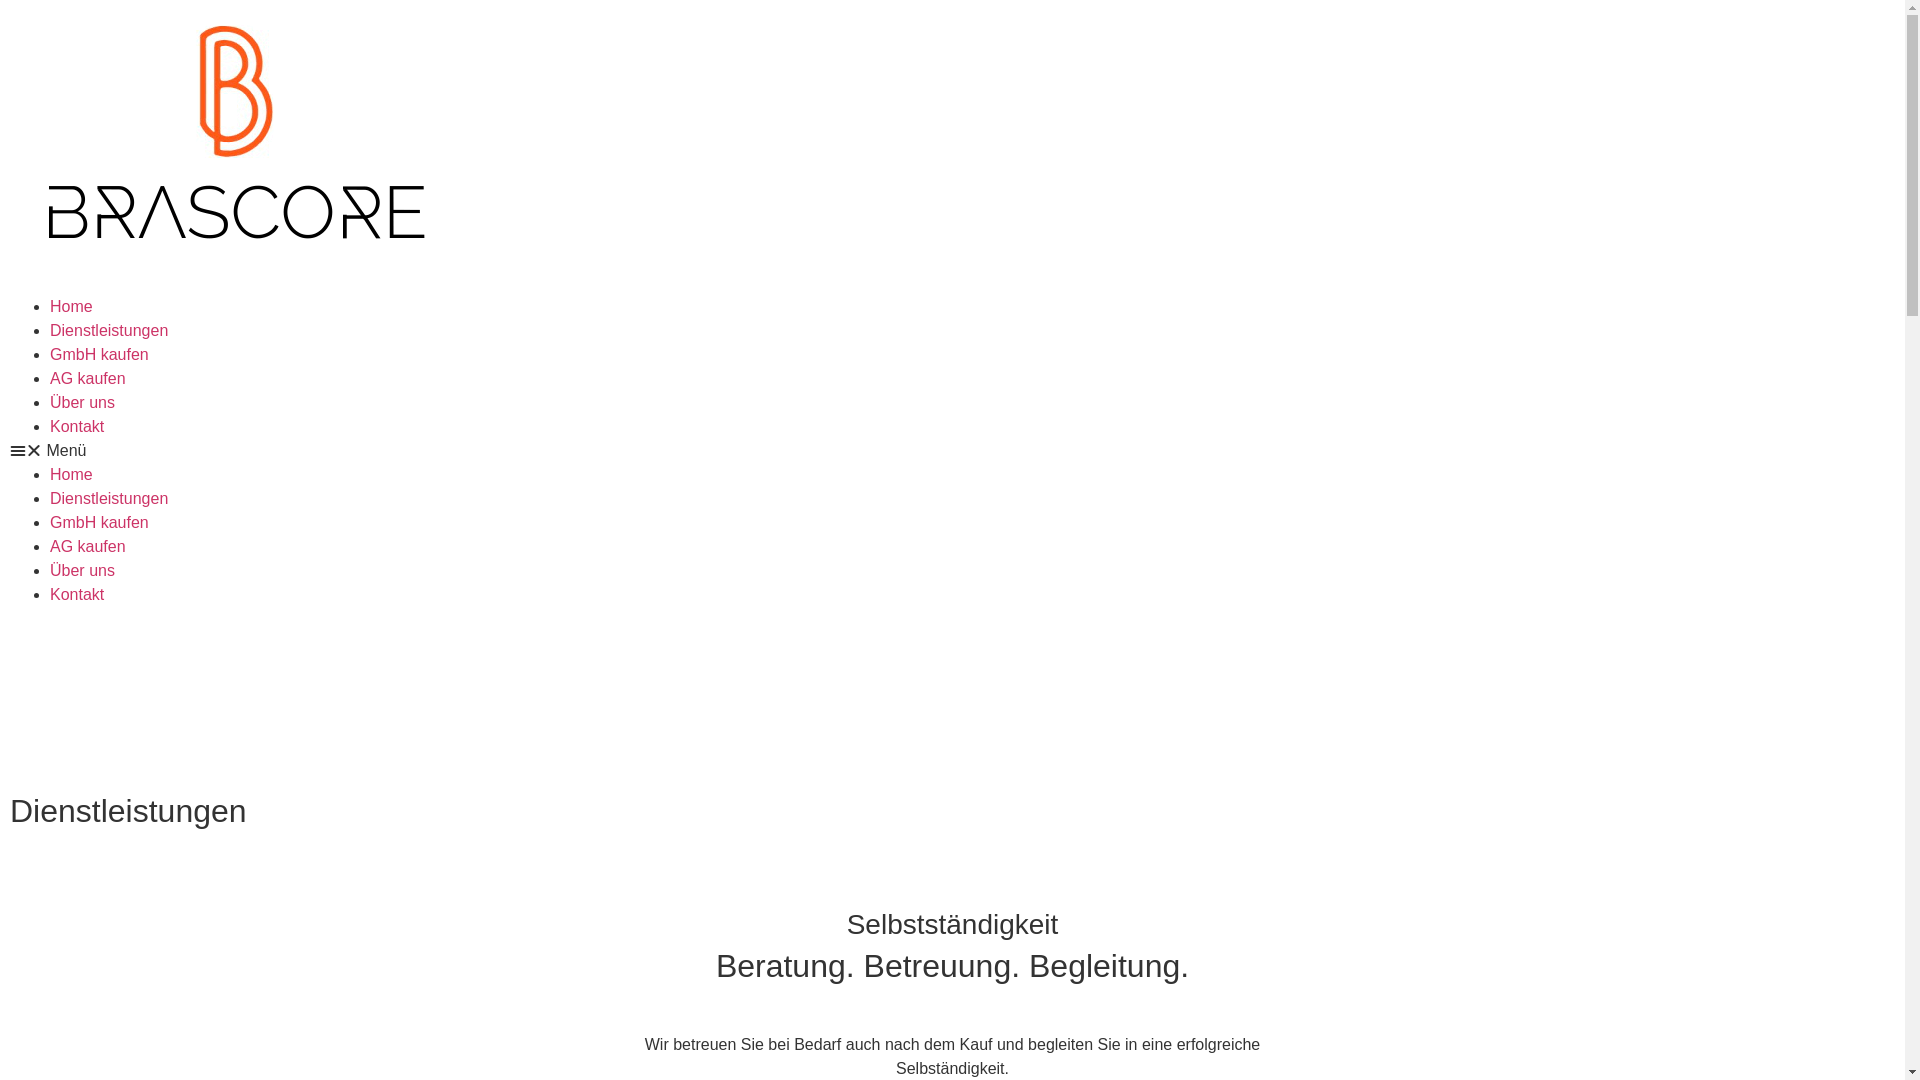  What do you see at coordinates (71, 306) in the screenshot?
I see `'Home'` at bounding box center [71, 306].